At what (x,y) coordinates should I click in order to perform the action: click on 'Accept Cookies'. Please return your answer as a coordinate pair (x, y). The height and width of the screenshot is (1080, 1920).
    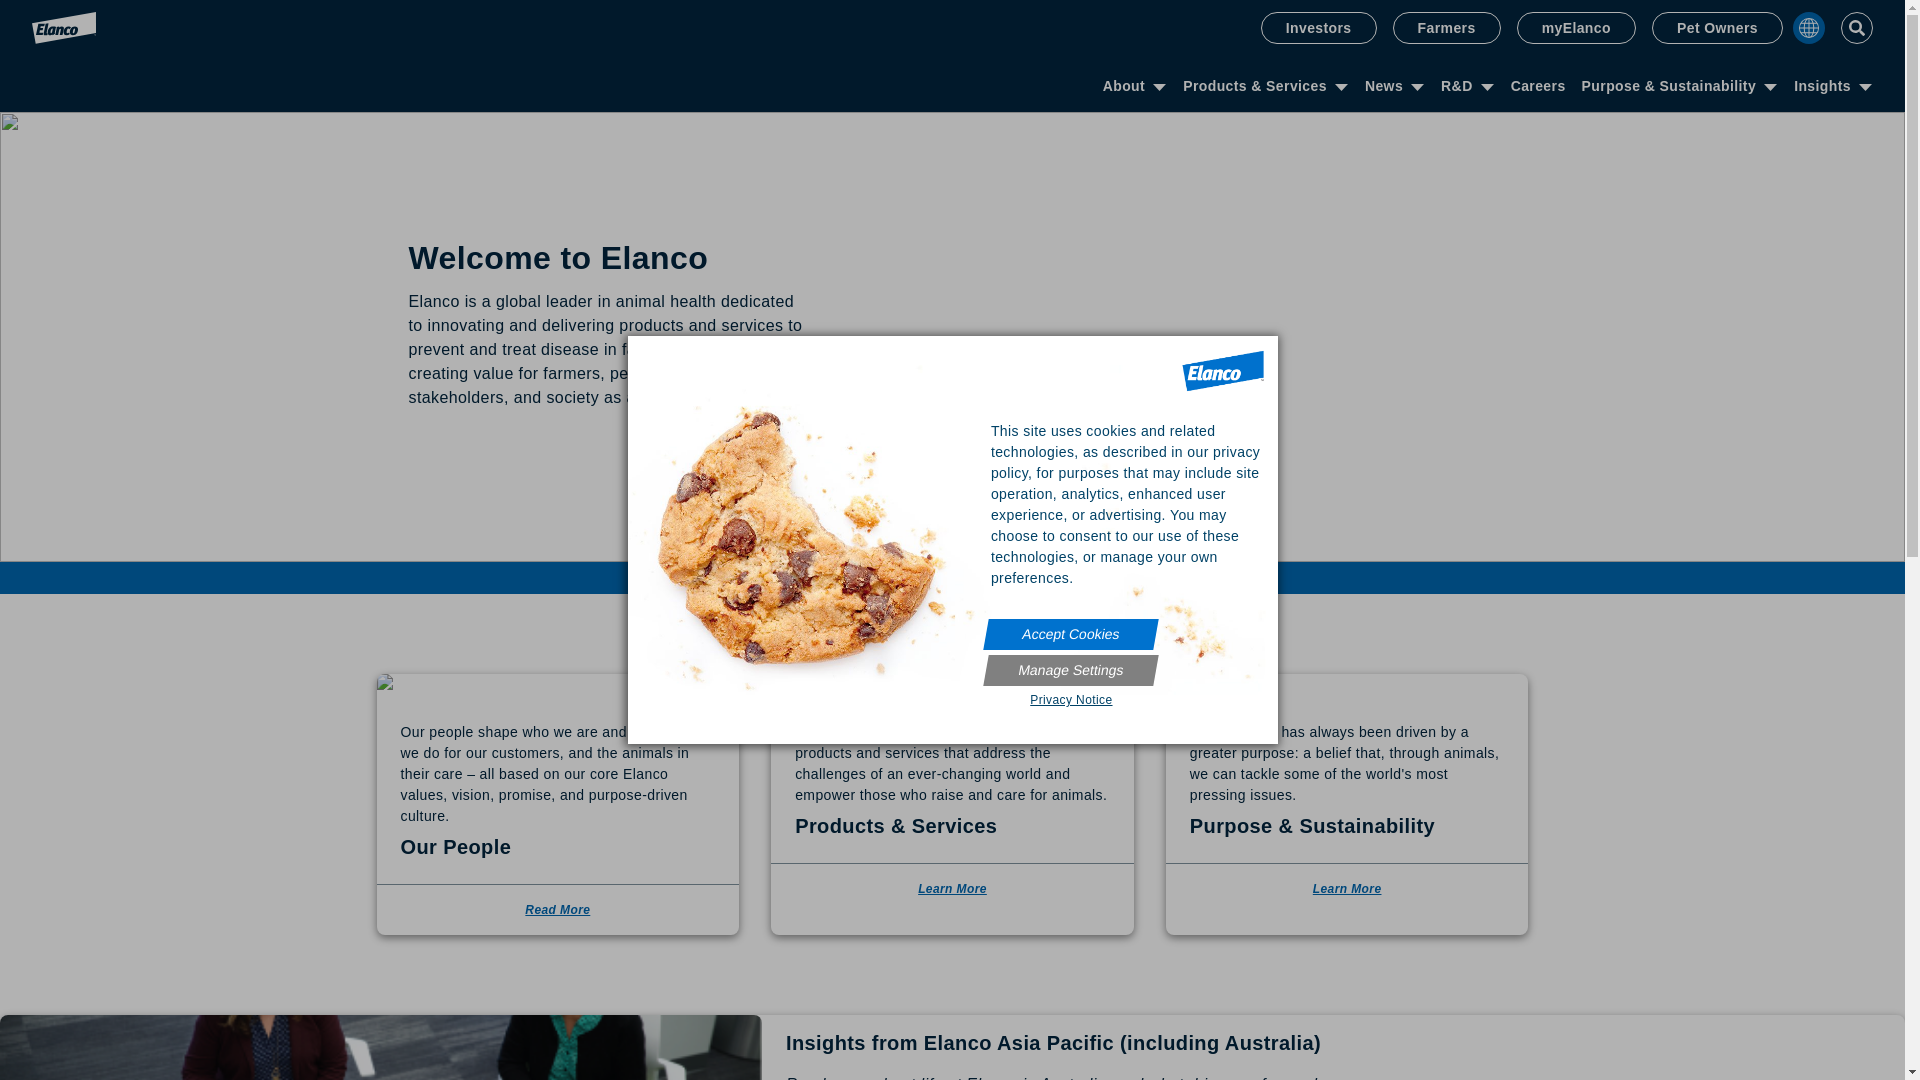
    Looking at the image, I should click on (1068, 634).